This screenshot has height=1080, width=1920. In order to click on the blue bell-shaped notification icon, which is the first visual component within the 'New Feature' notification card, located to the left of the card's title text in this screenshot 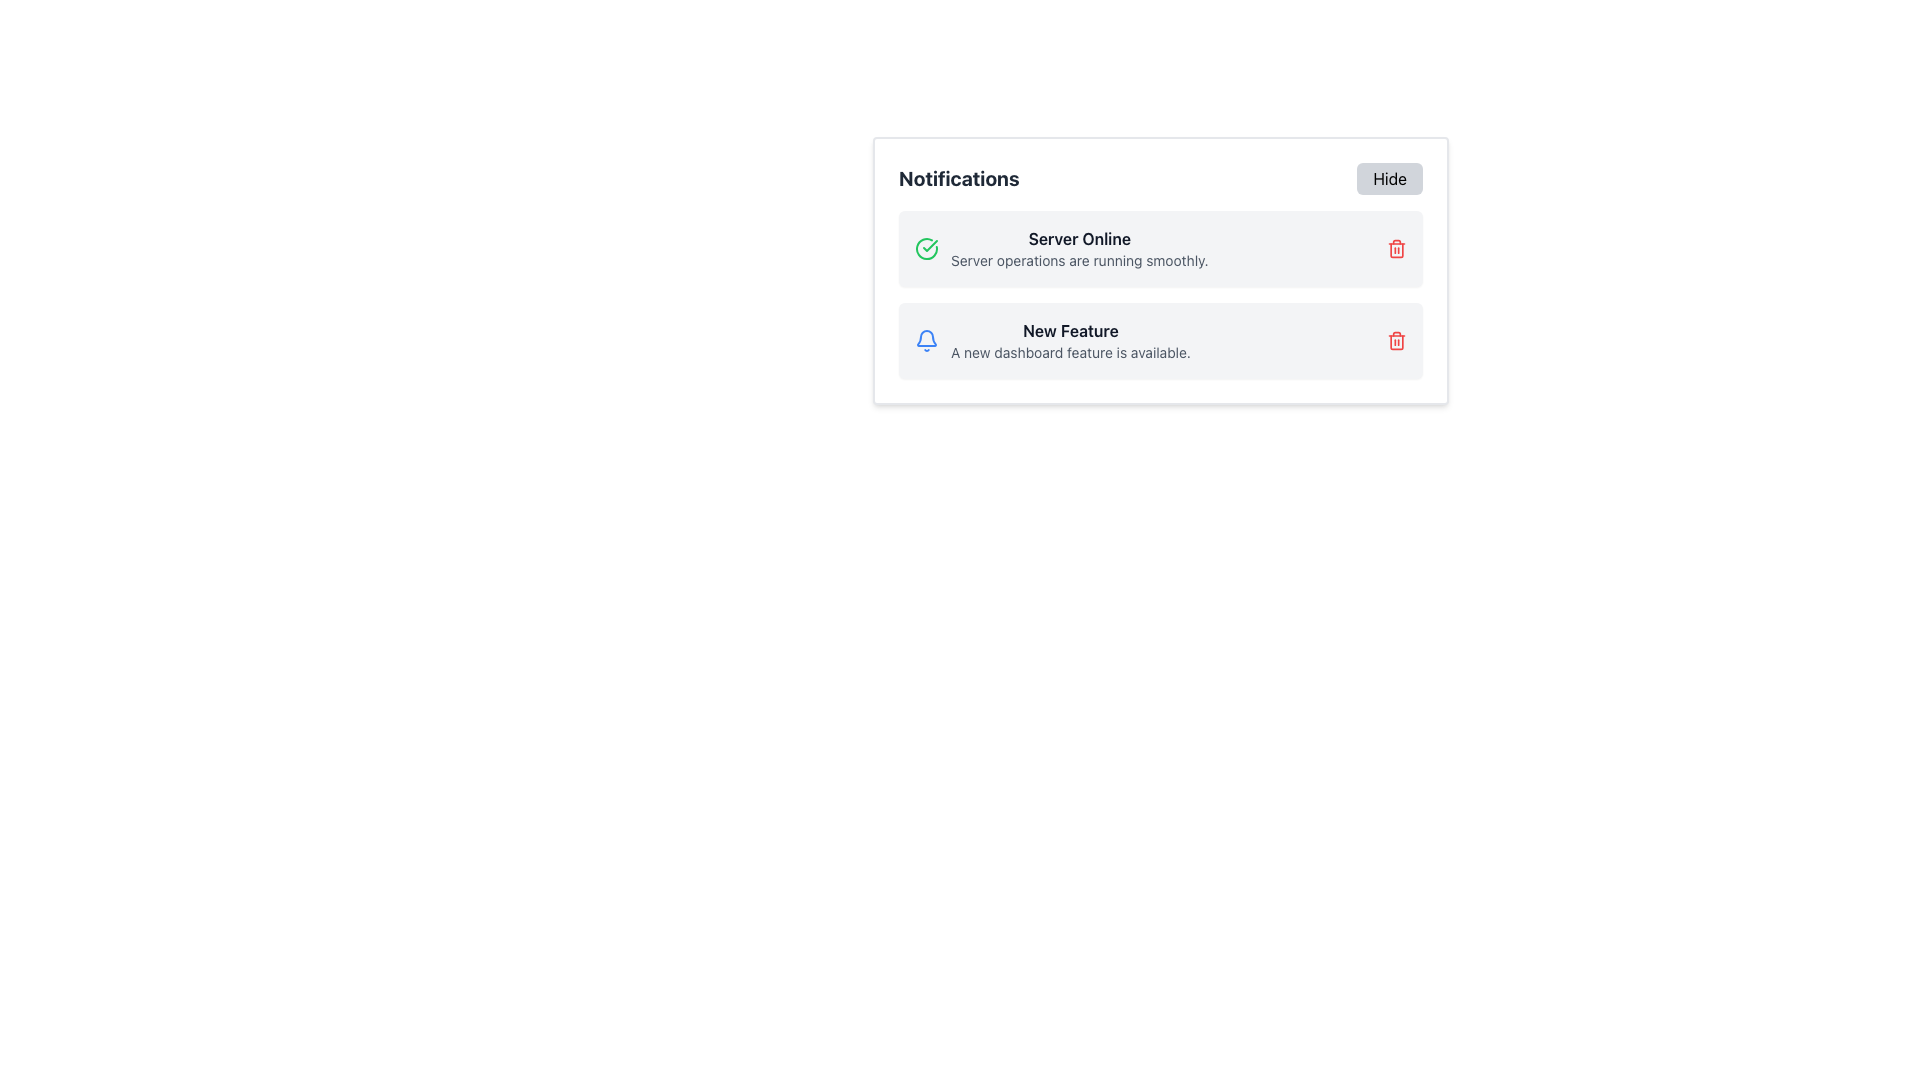, I will do `click(925, 339)`.